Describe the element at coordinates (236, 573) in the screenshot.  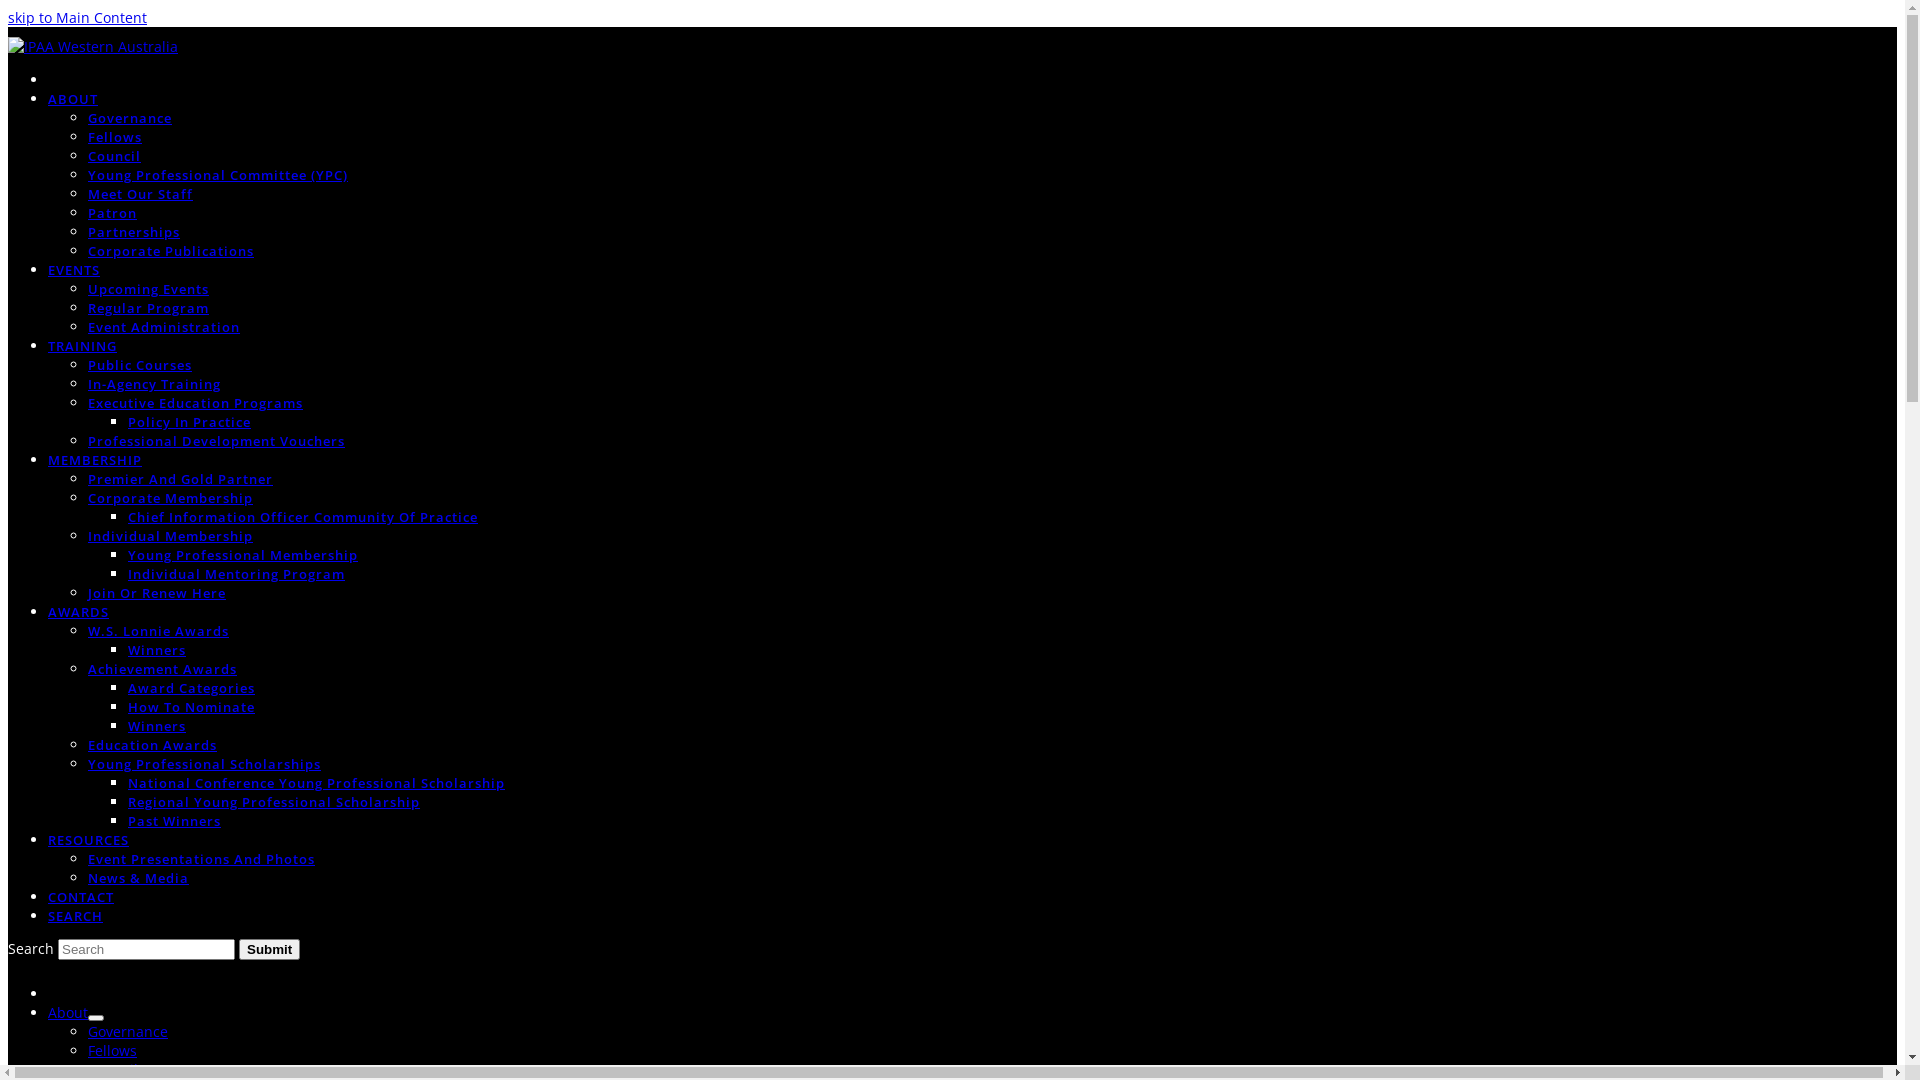
I see `'Individual Mentoring Program'` at that location.